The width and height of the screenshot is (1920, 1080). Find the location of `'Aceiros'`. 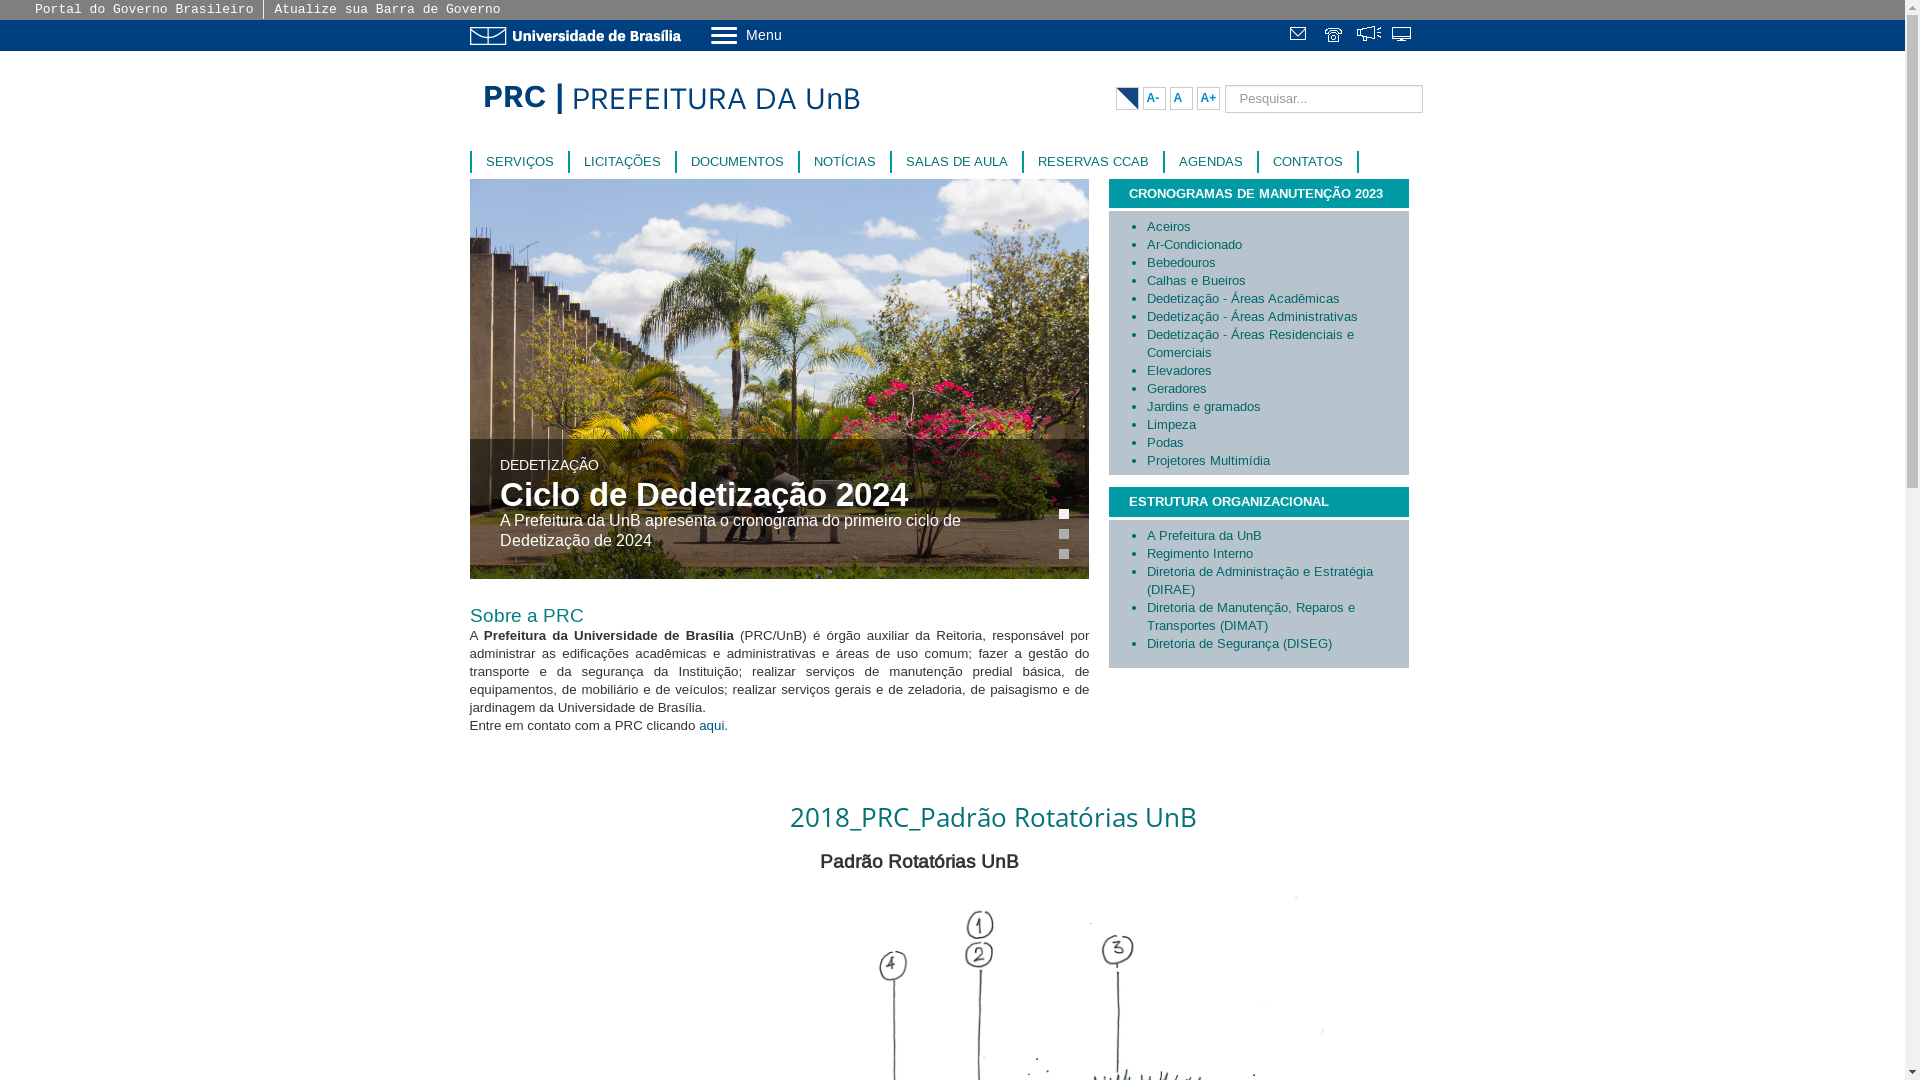

'Aceiros' is located at coordinates (1274, 226).